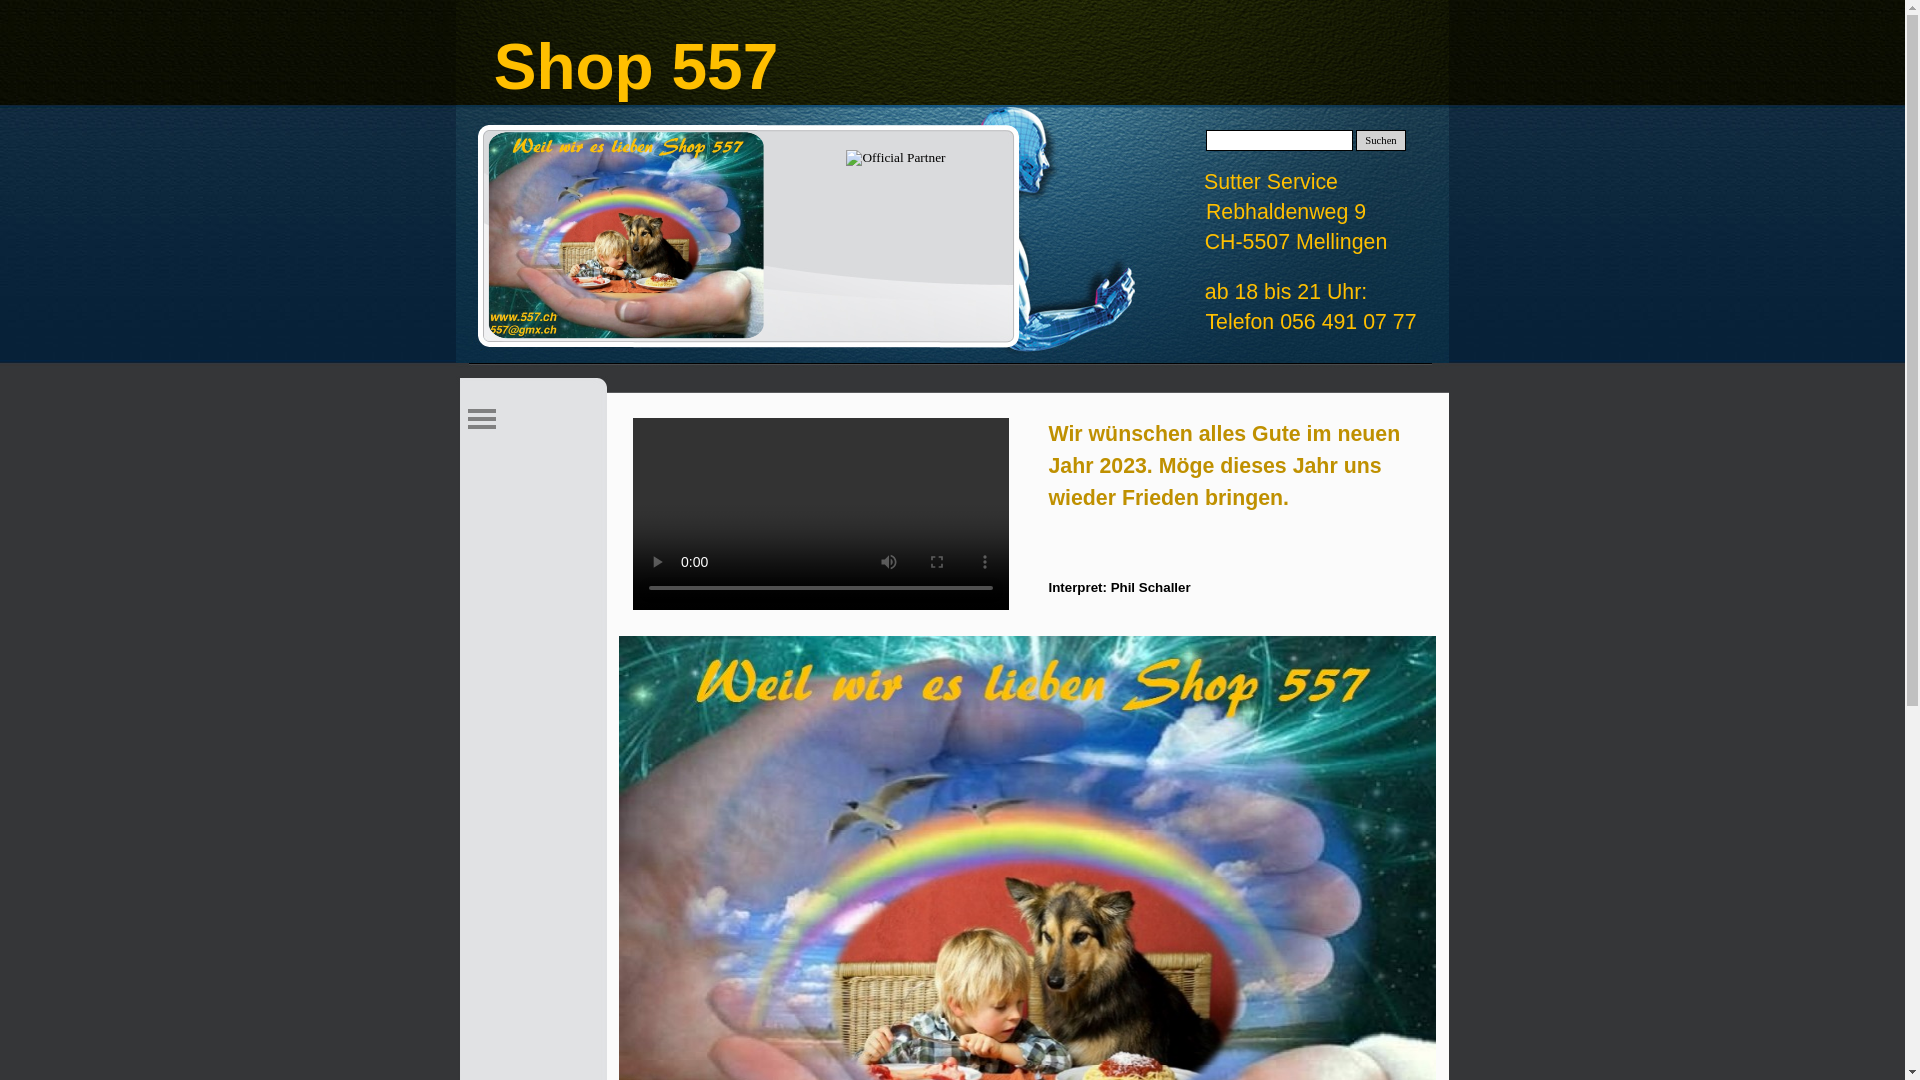 This screenshot has width=1920, height=1080. What do you see at coordinates (845, 157) in the screenshot?
I see `'Official Partner'` at bounding box center [845, 157].